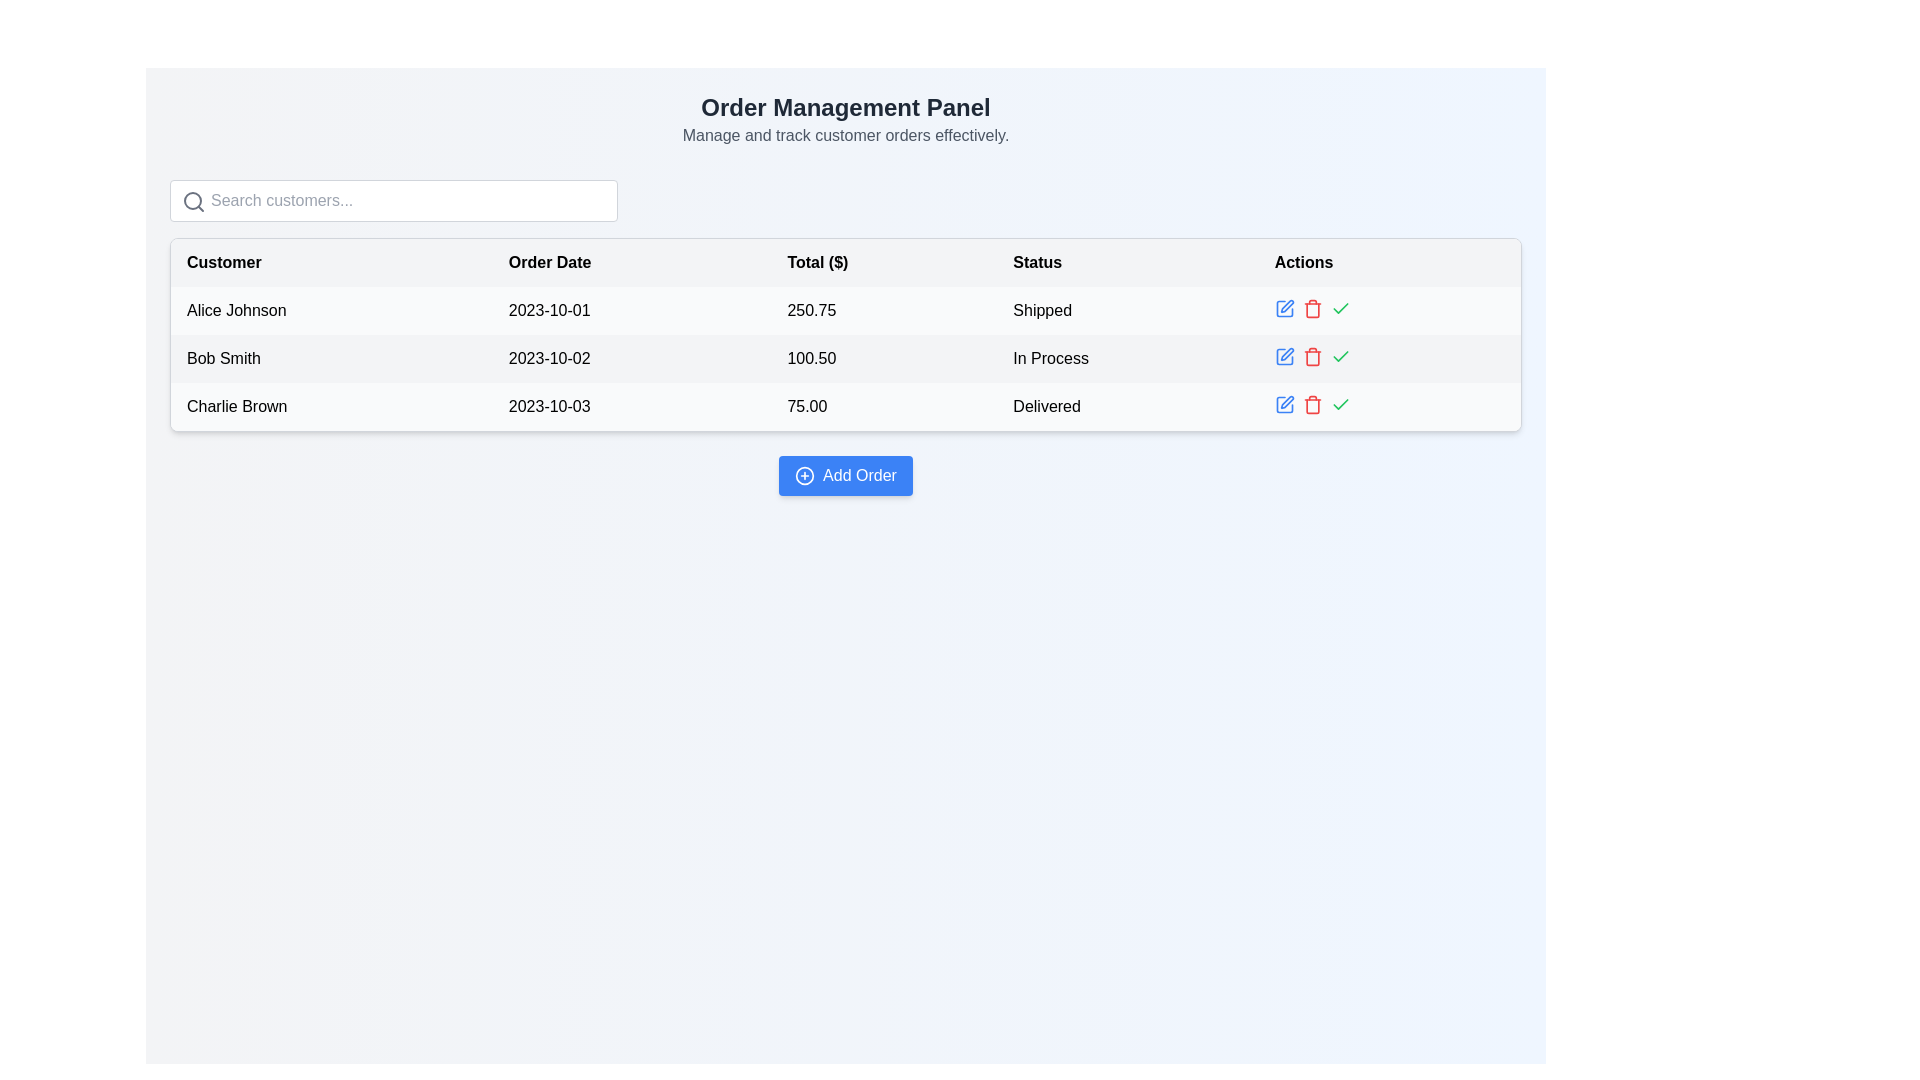 The width and height of the screenshot is (1920, 1080). I want to click on the data row representing the customer order for 'Bob Smith' which includes details such as the order date, total amount, and order status, so click(845, 357).